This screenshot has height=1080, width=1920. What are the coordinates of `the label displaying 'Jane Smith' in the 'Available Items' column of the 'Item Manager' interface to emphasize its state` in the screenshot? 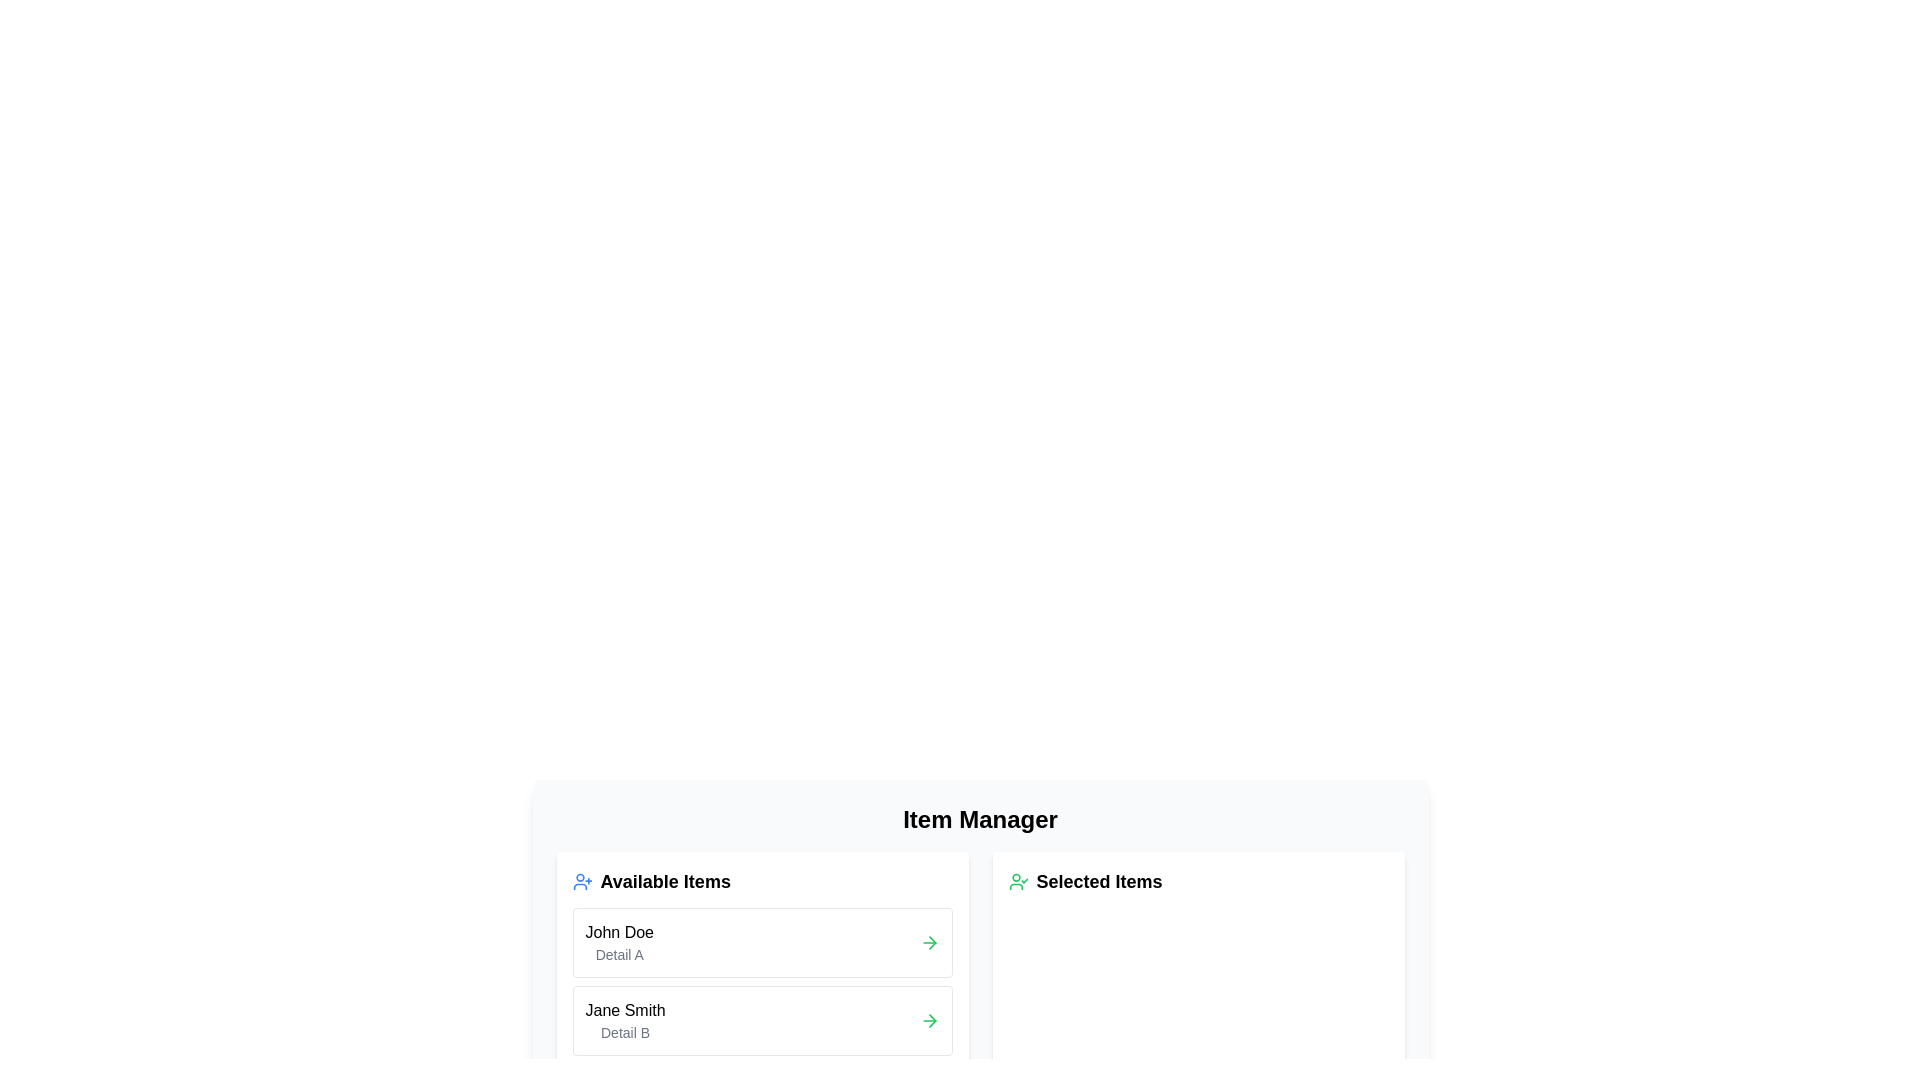 It's located at (624, 1021).